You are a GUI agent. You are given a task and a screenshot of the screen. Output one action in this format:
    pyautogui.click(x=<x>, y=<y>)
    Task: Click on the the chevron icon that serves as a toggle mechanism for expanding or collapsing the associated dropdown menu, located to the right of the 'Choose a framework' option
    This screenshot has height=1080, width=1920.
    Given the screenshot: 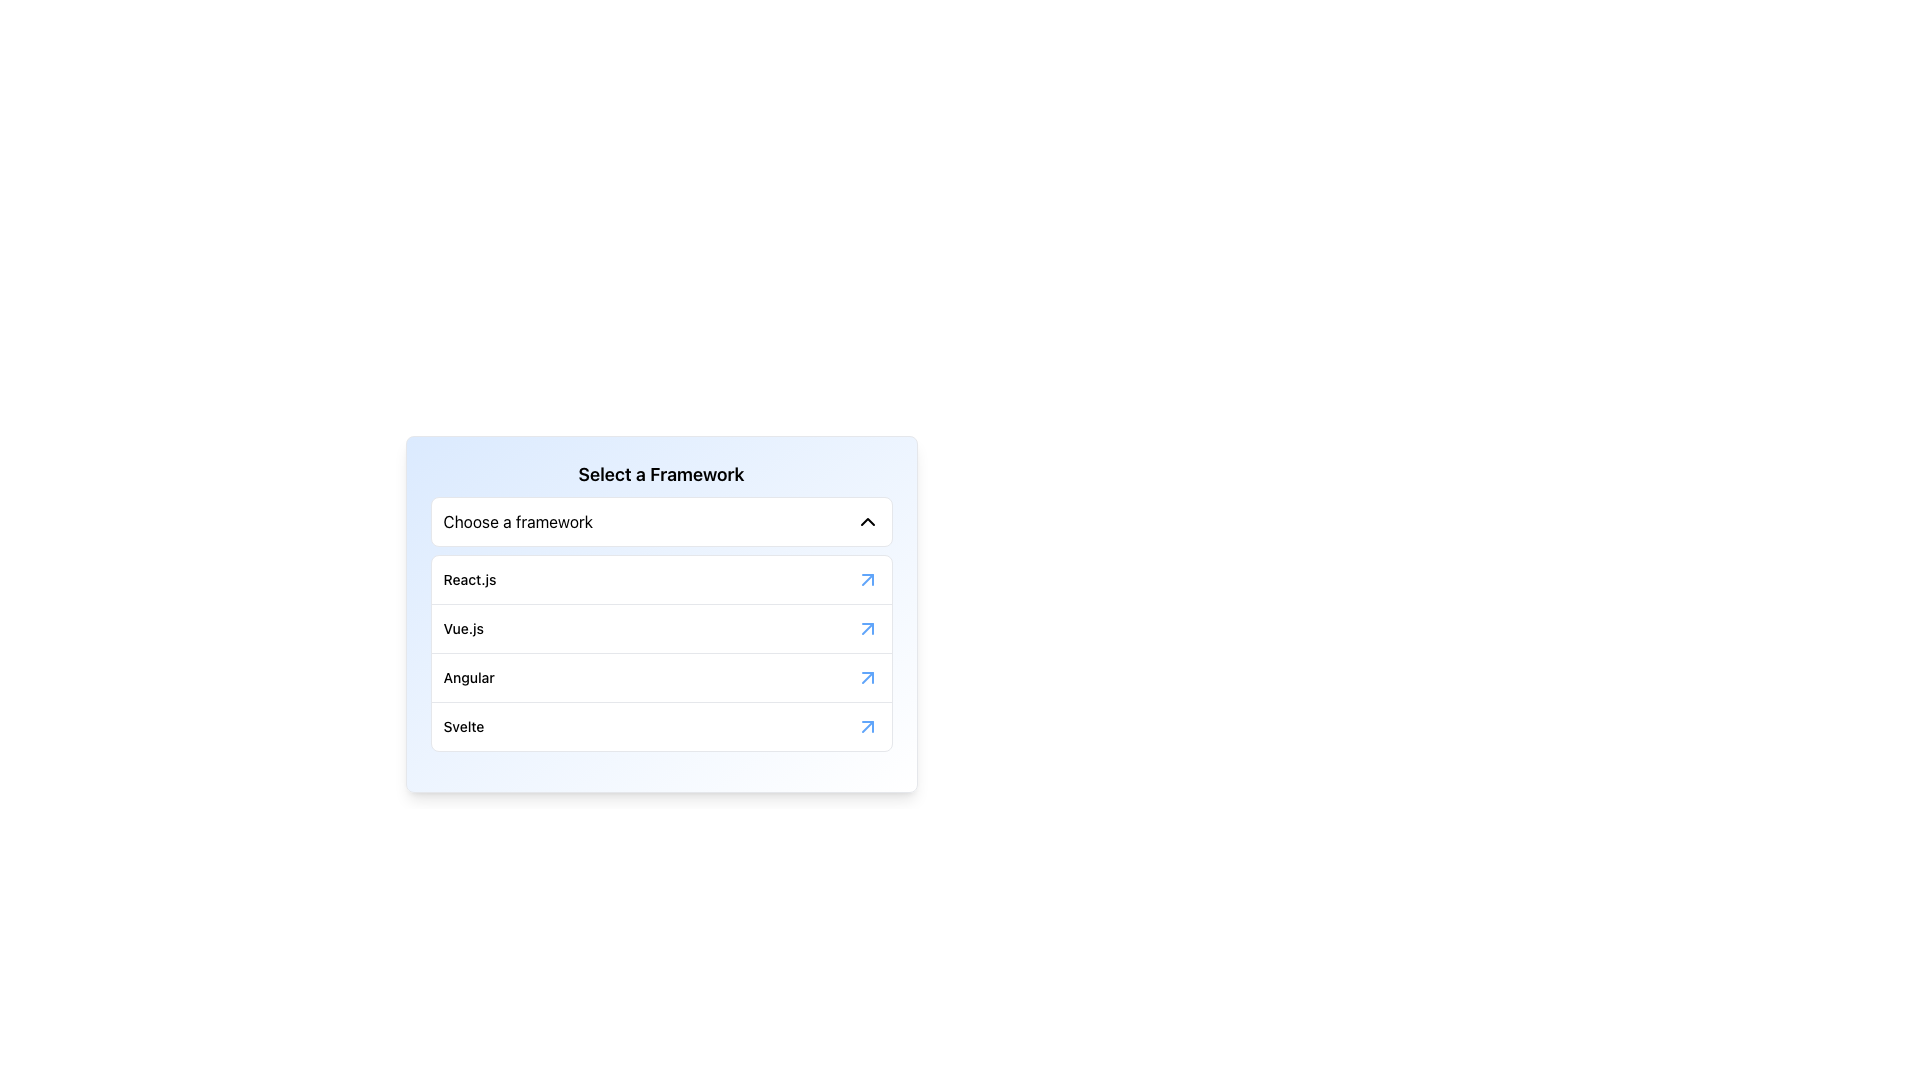 What is the action you would take?
    pyautogui.click(x=867, y=520)
    